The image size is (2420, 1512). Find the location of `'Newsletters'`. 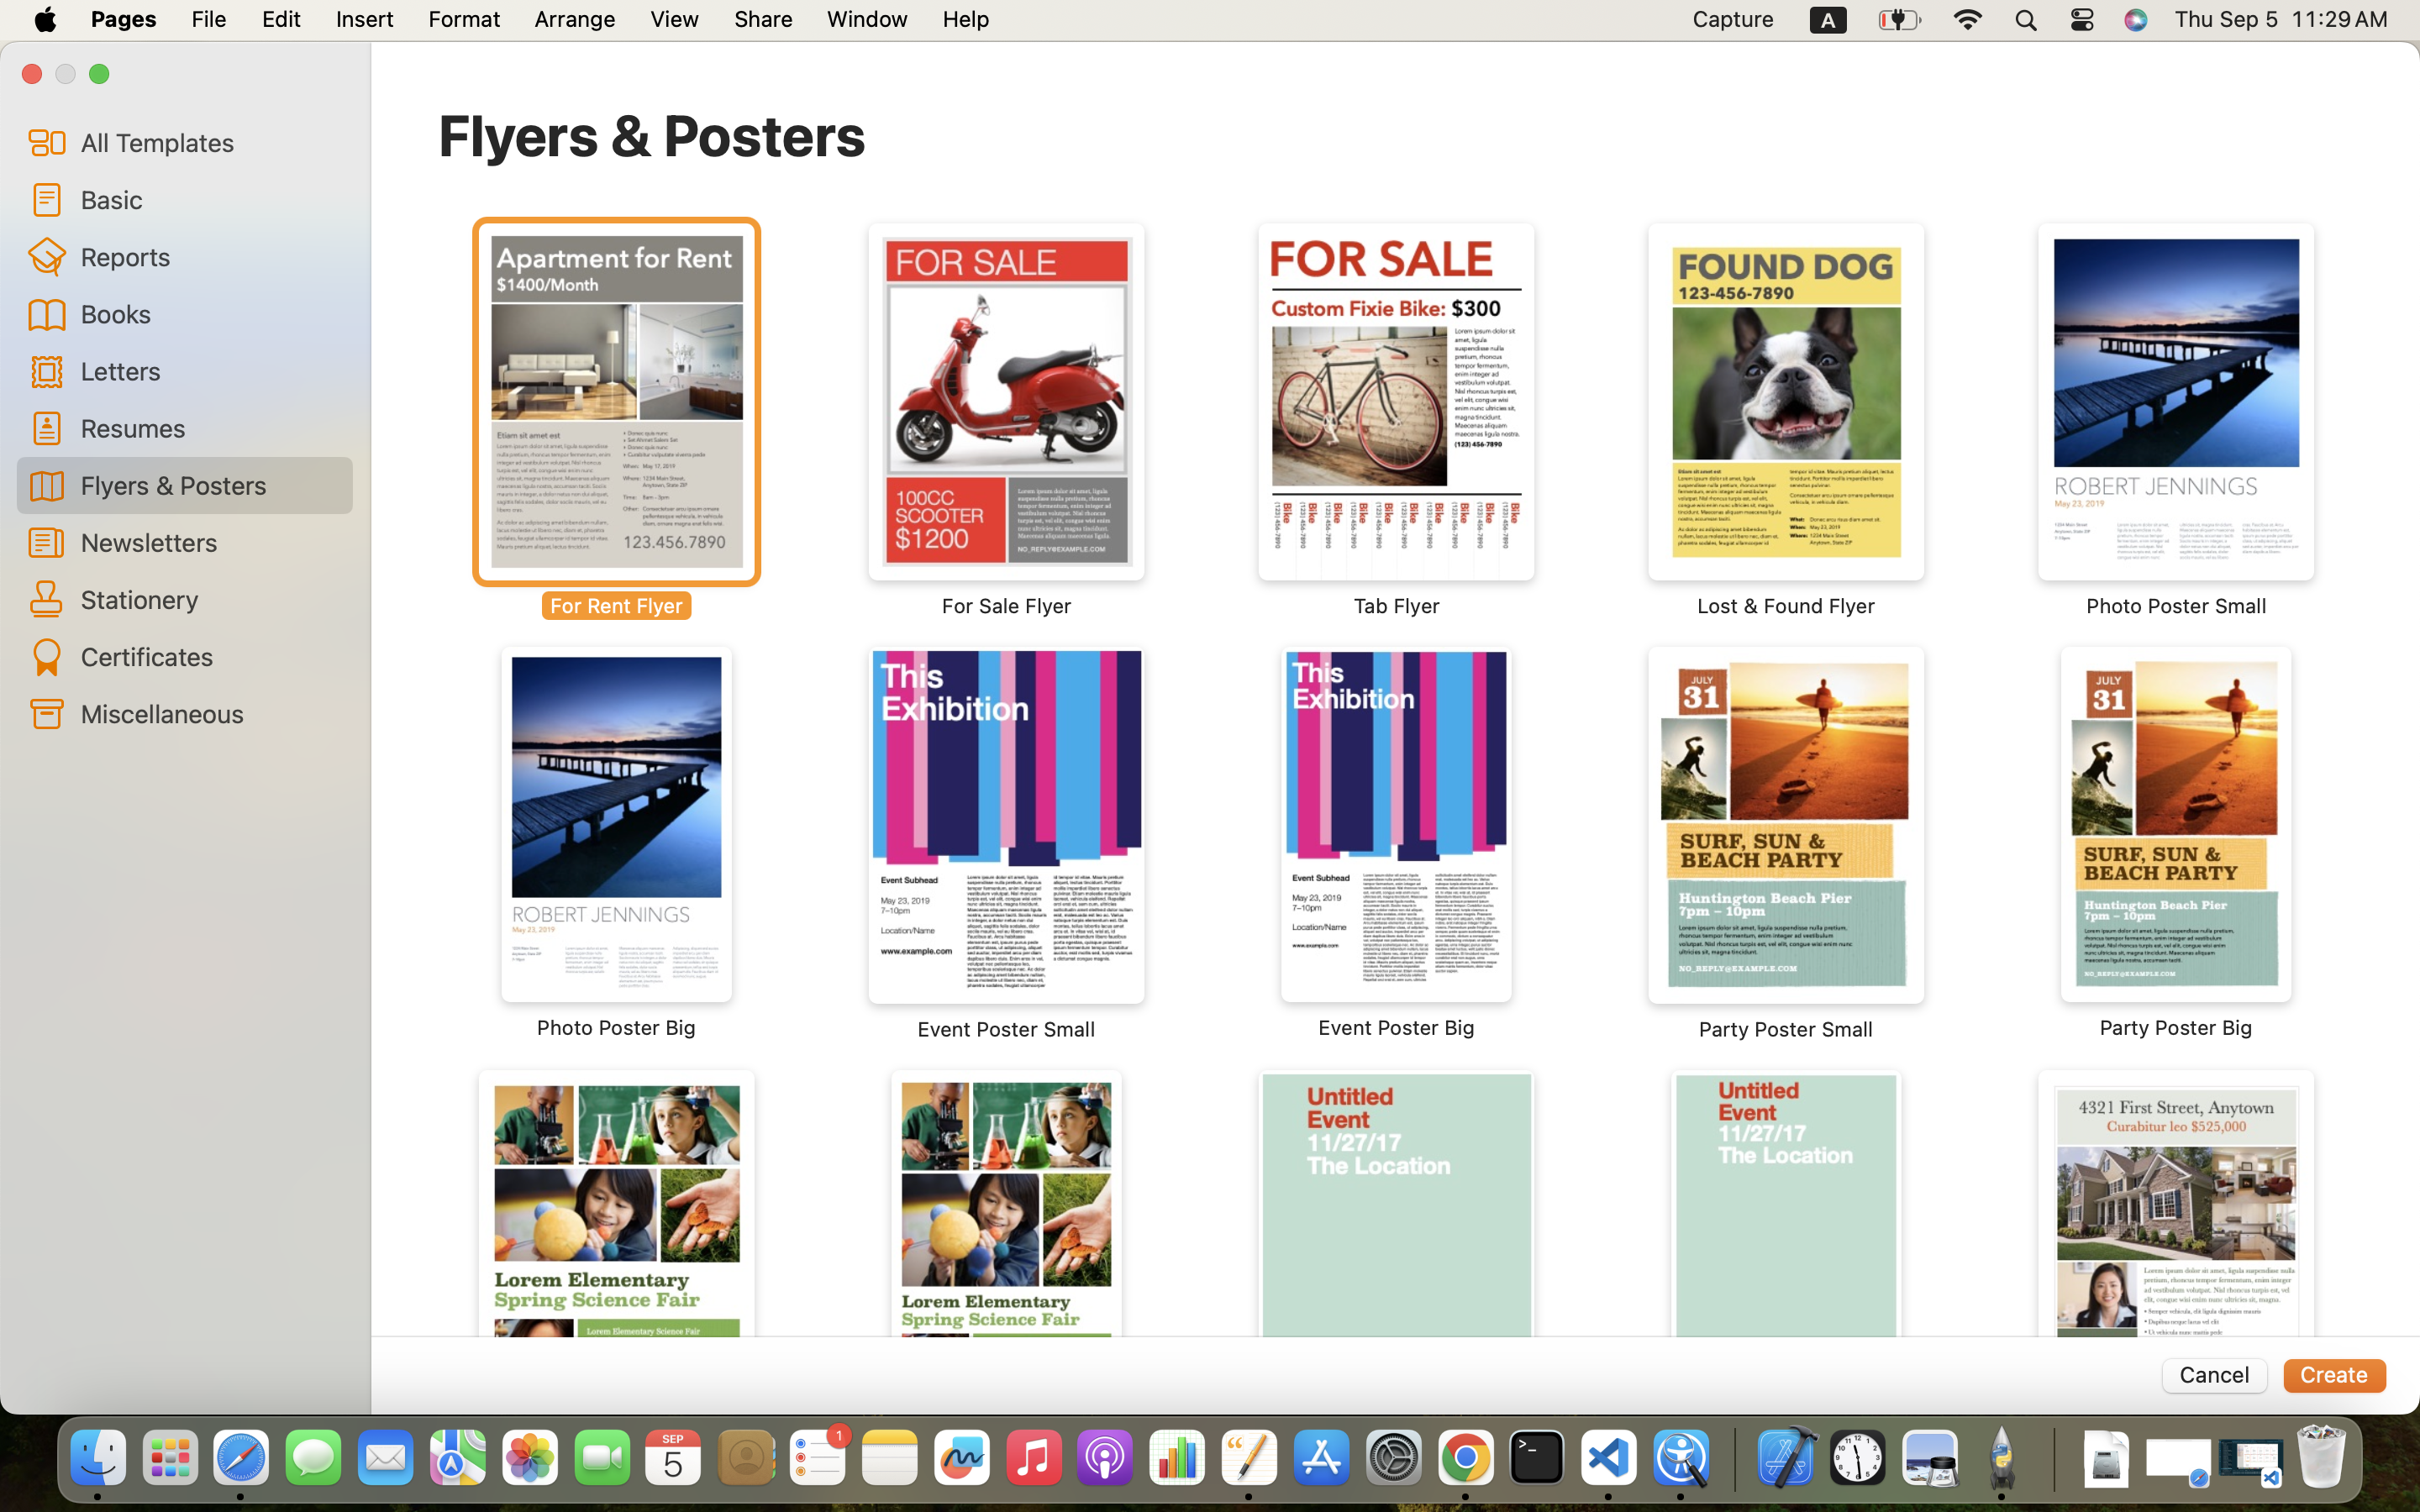

'Newsletters' is located at coordinates (208, 540).